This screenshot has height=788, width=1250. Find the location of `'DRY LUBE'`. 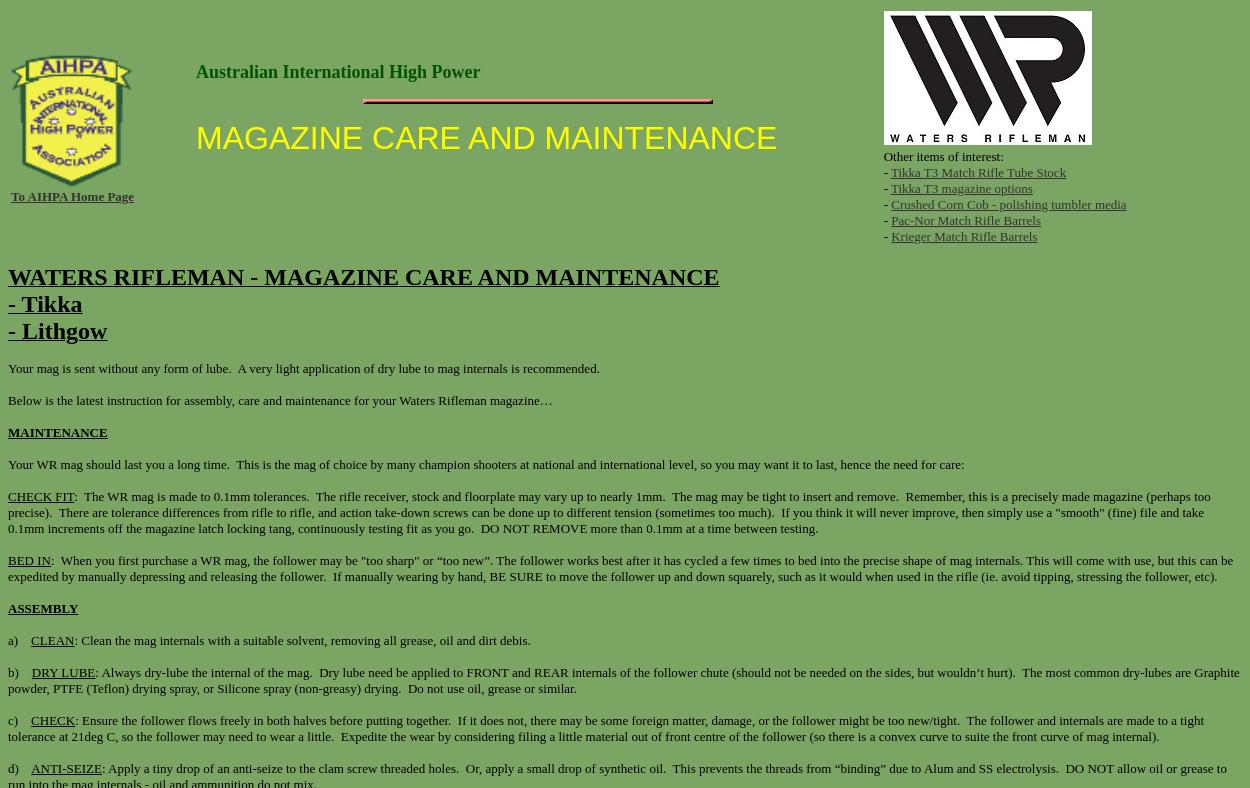

'DRY LUBE' is located at coordinates (62, 671).